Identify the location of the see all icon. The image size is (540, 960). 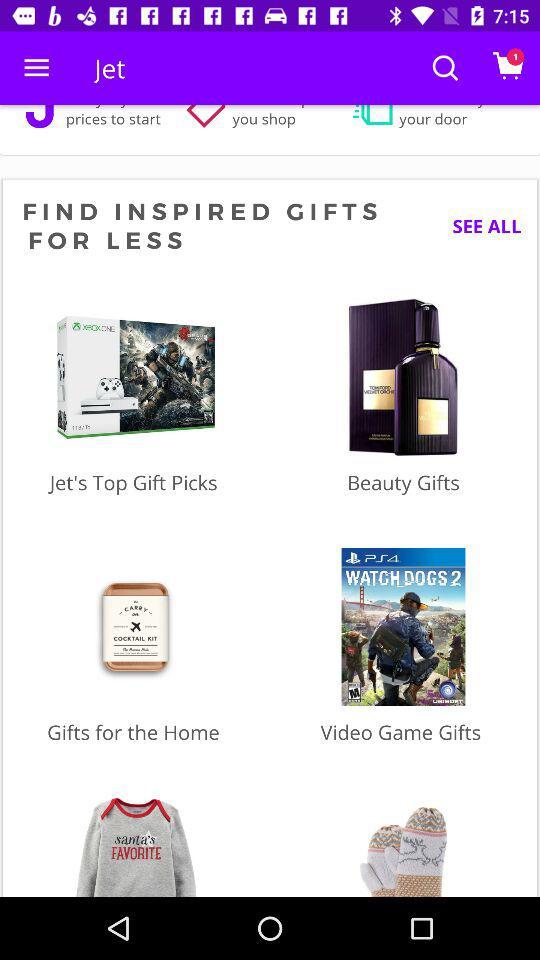
(478, 226).